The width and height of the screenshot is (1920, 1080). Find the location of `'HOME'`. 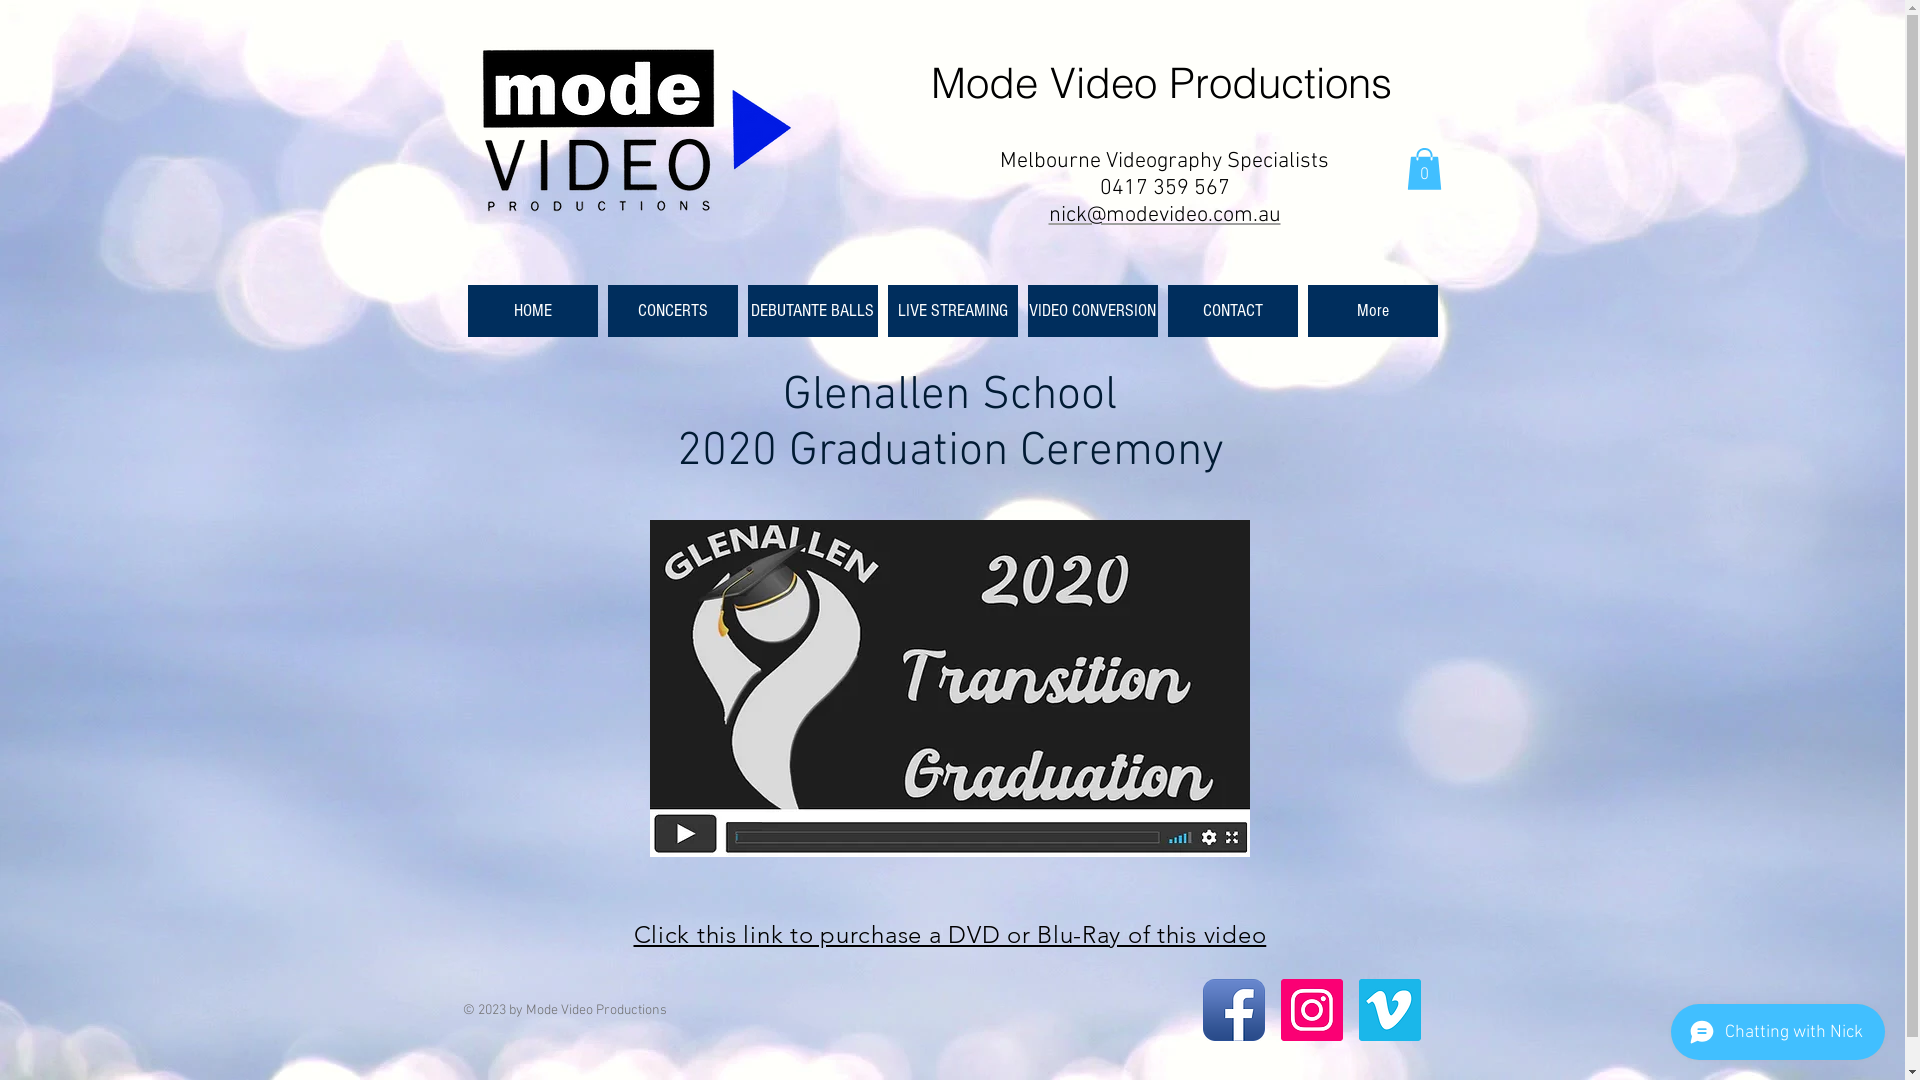

'HOME' is located at coordinates (532, 311).